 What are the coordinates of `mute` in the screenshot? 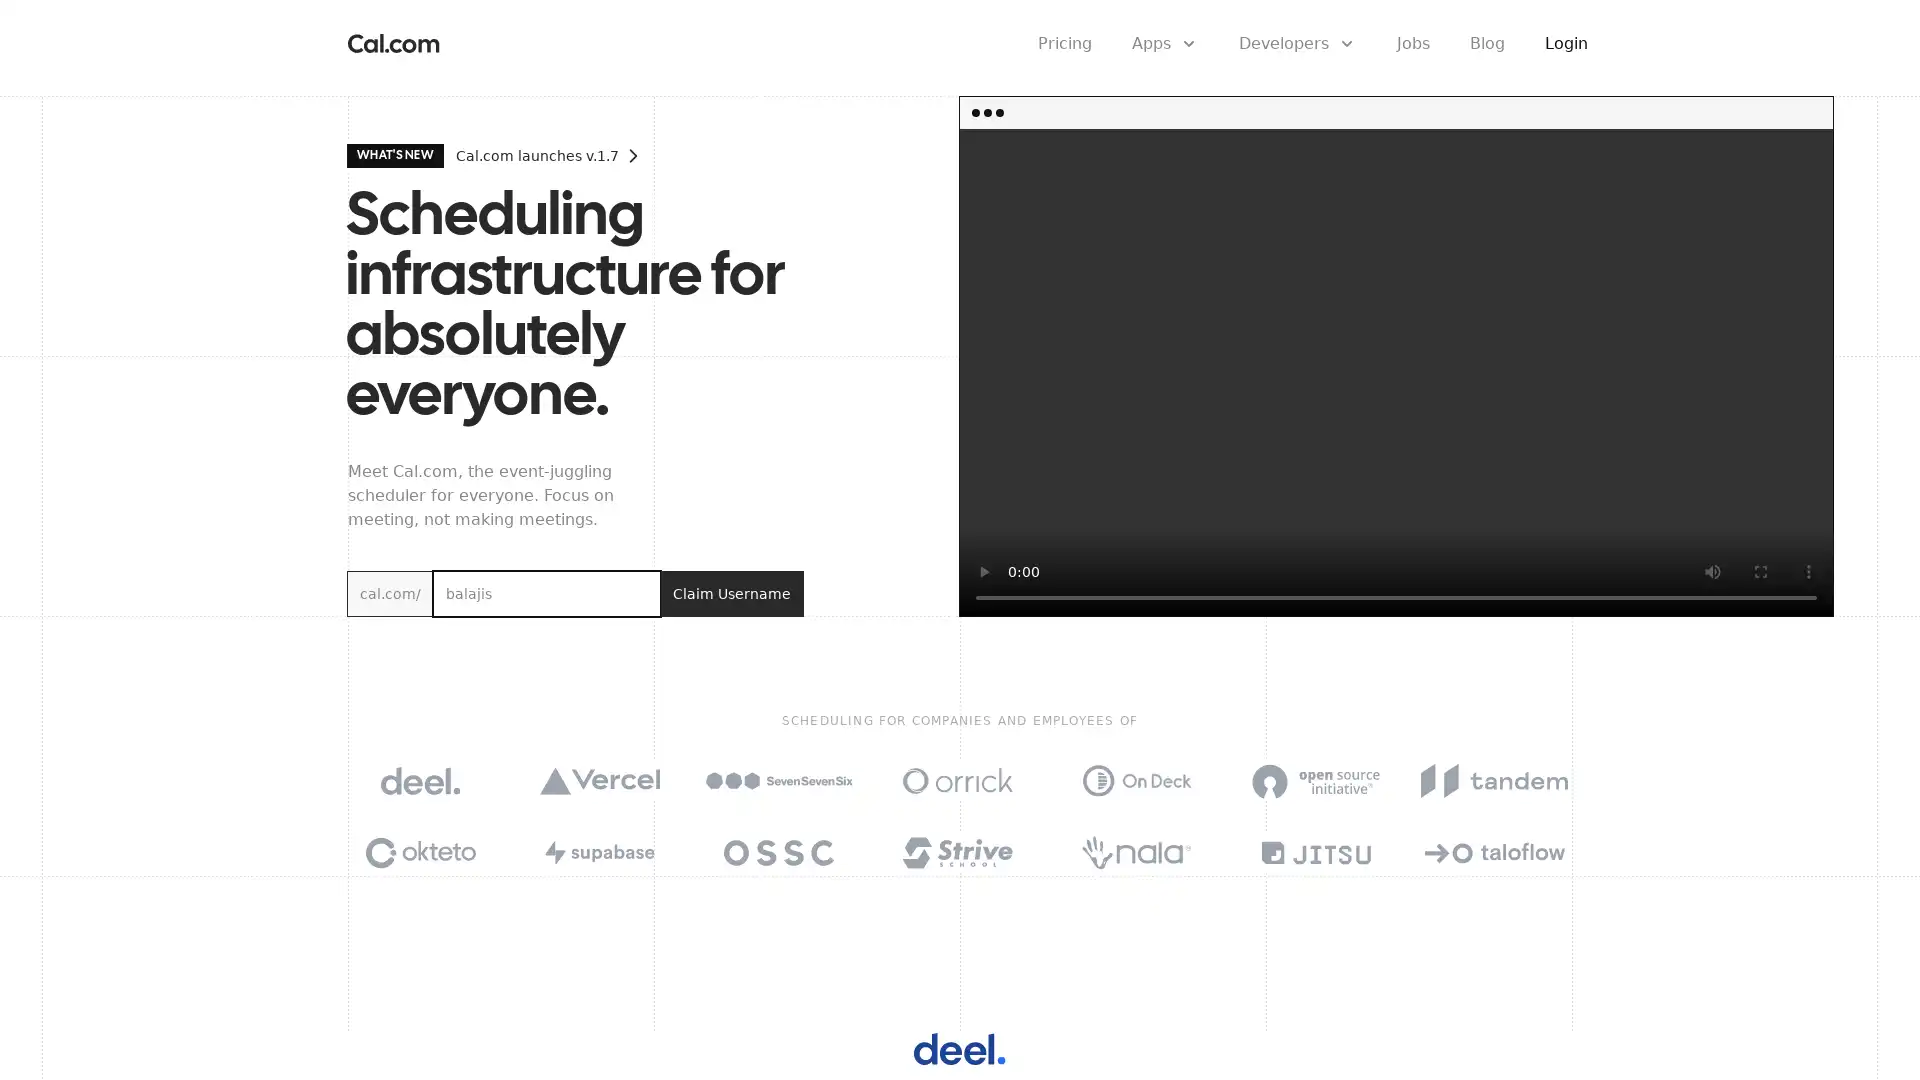 It's located at (1712, 571).